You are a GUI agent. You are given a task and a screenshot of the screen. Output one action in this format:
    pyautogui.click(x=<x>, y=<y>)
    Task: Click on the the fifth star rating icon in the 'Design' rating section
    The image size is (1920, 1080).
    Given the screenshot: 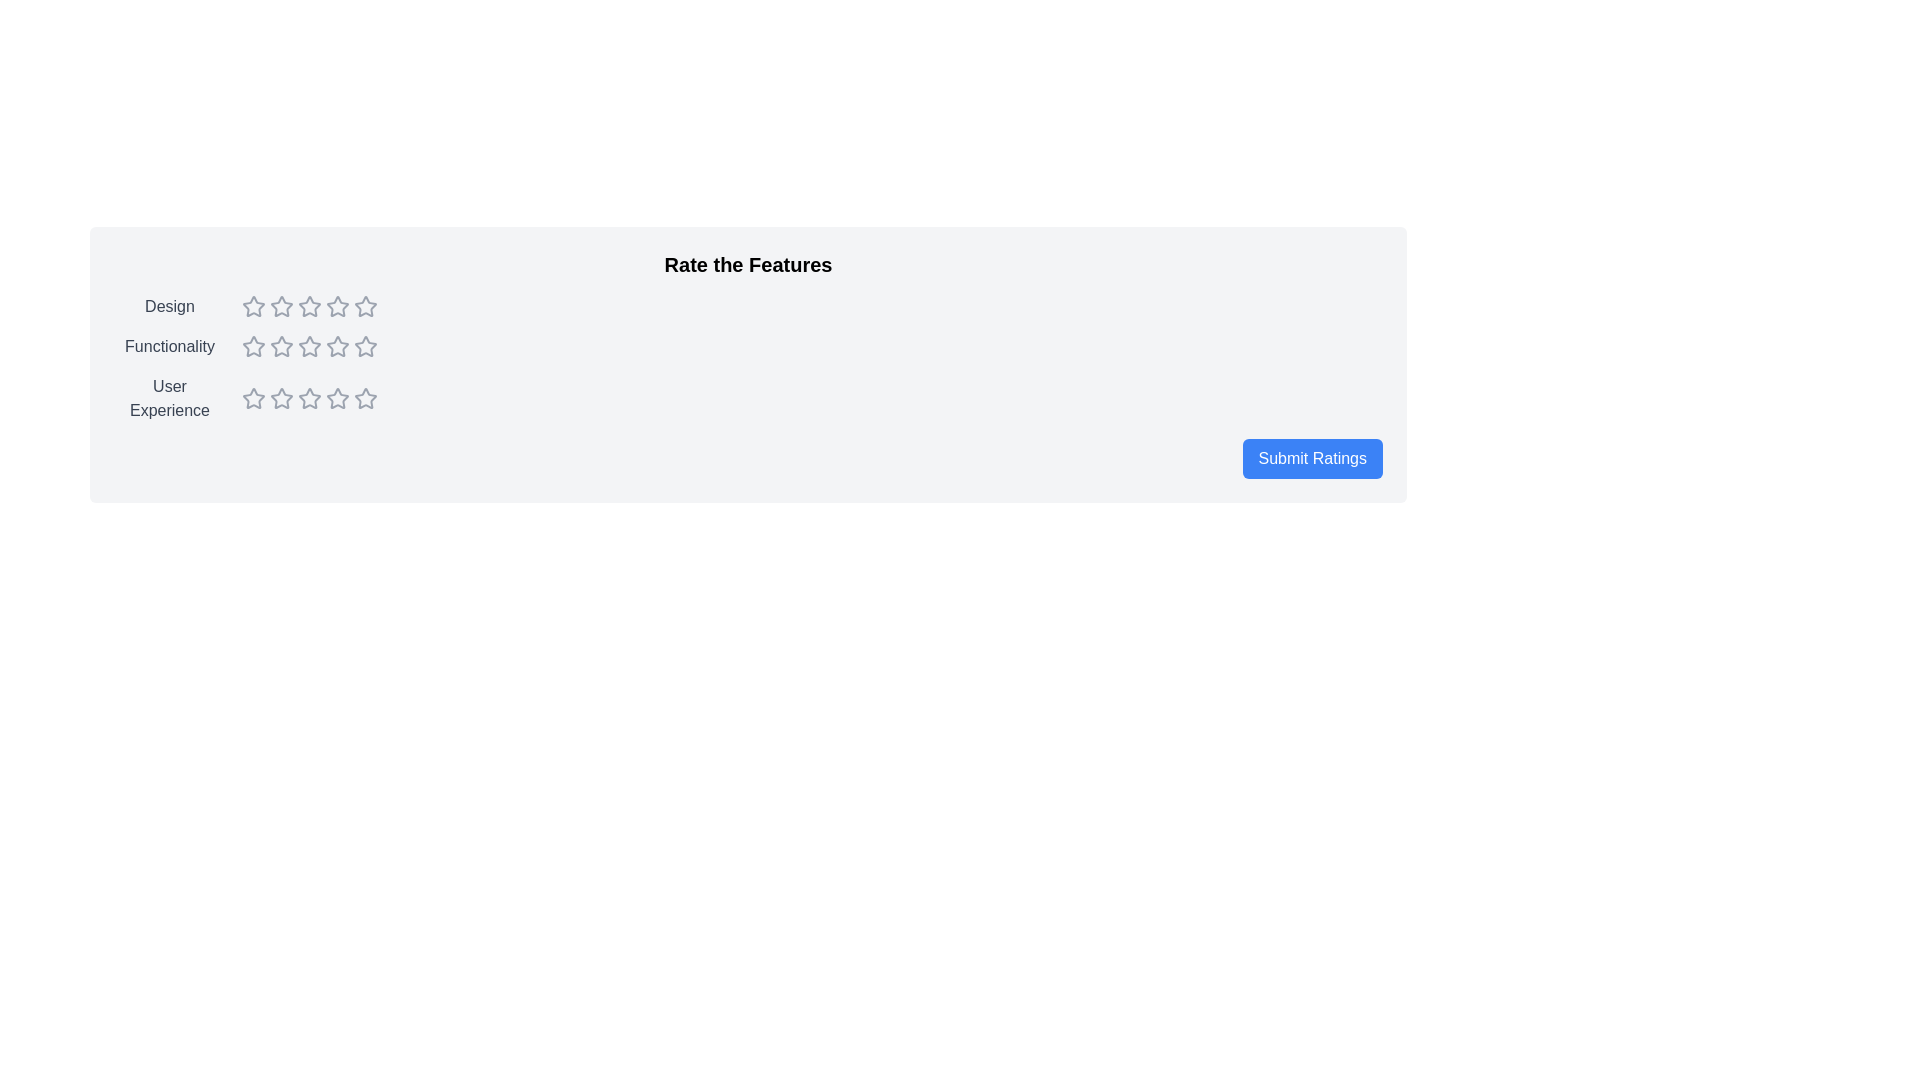 What is the action you would take?
    pyautogui.click(x=365, y=307)
    